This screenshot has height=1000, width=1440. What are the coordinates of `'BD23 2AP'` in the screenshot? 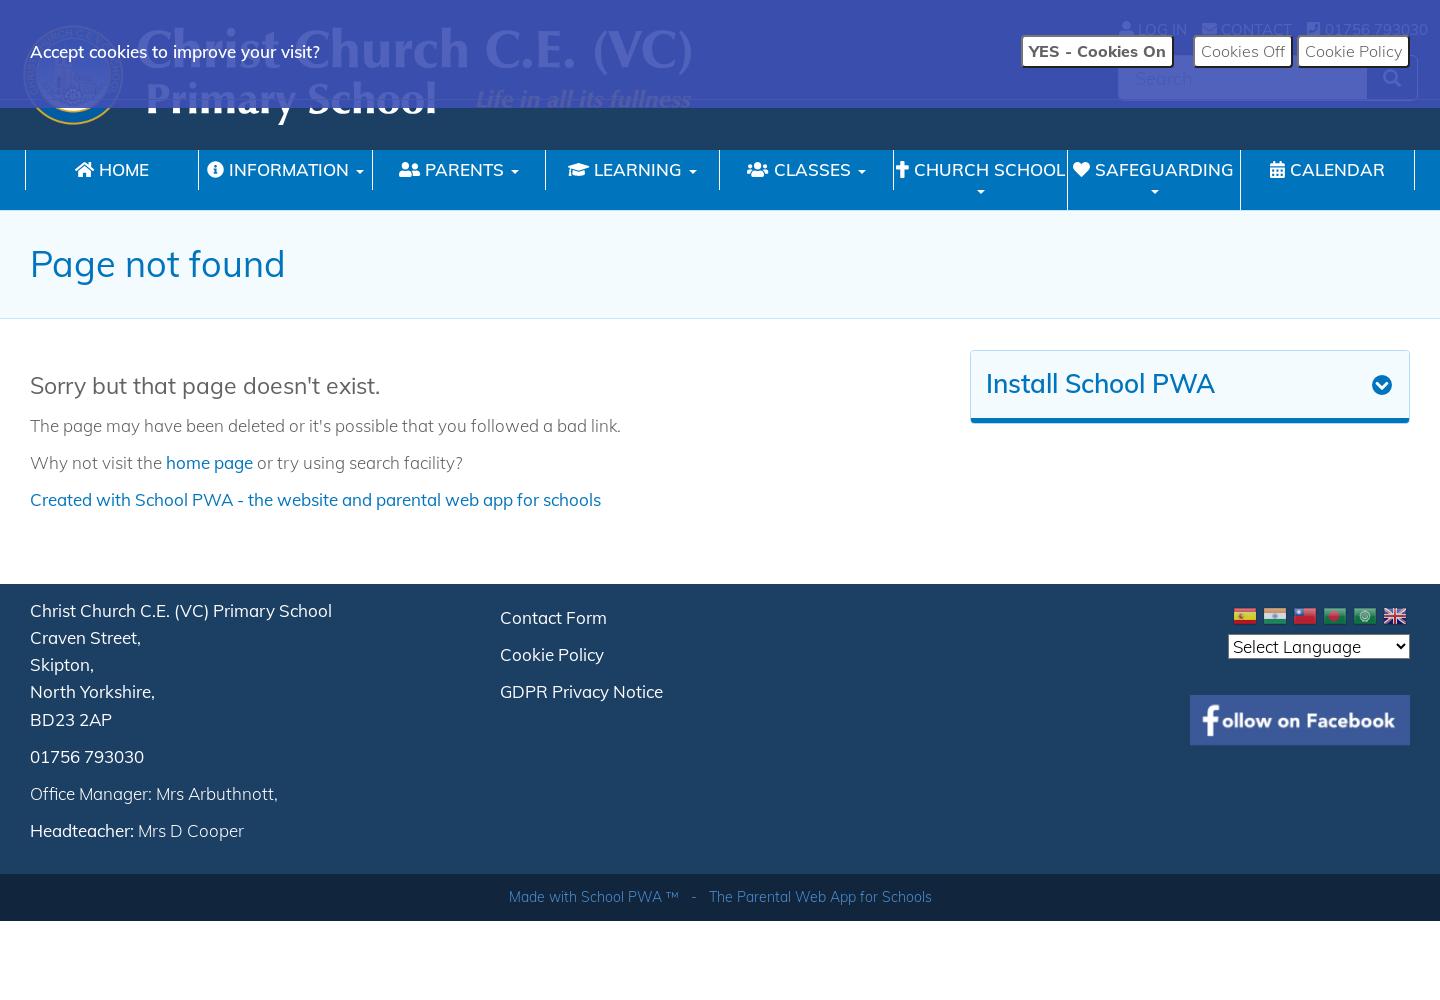 It's located at (70, 717).